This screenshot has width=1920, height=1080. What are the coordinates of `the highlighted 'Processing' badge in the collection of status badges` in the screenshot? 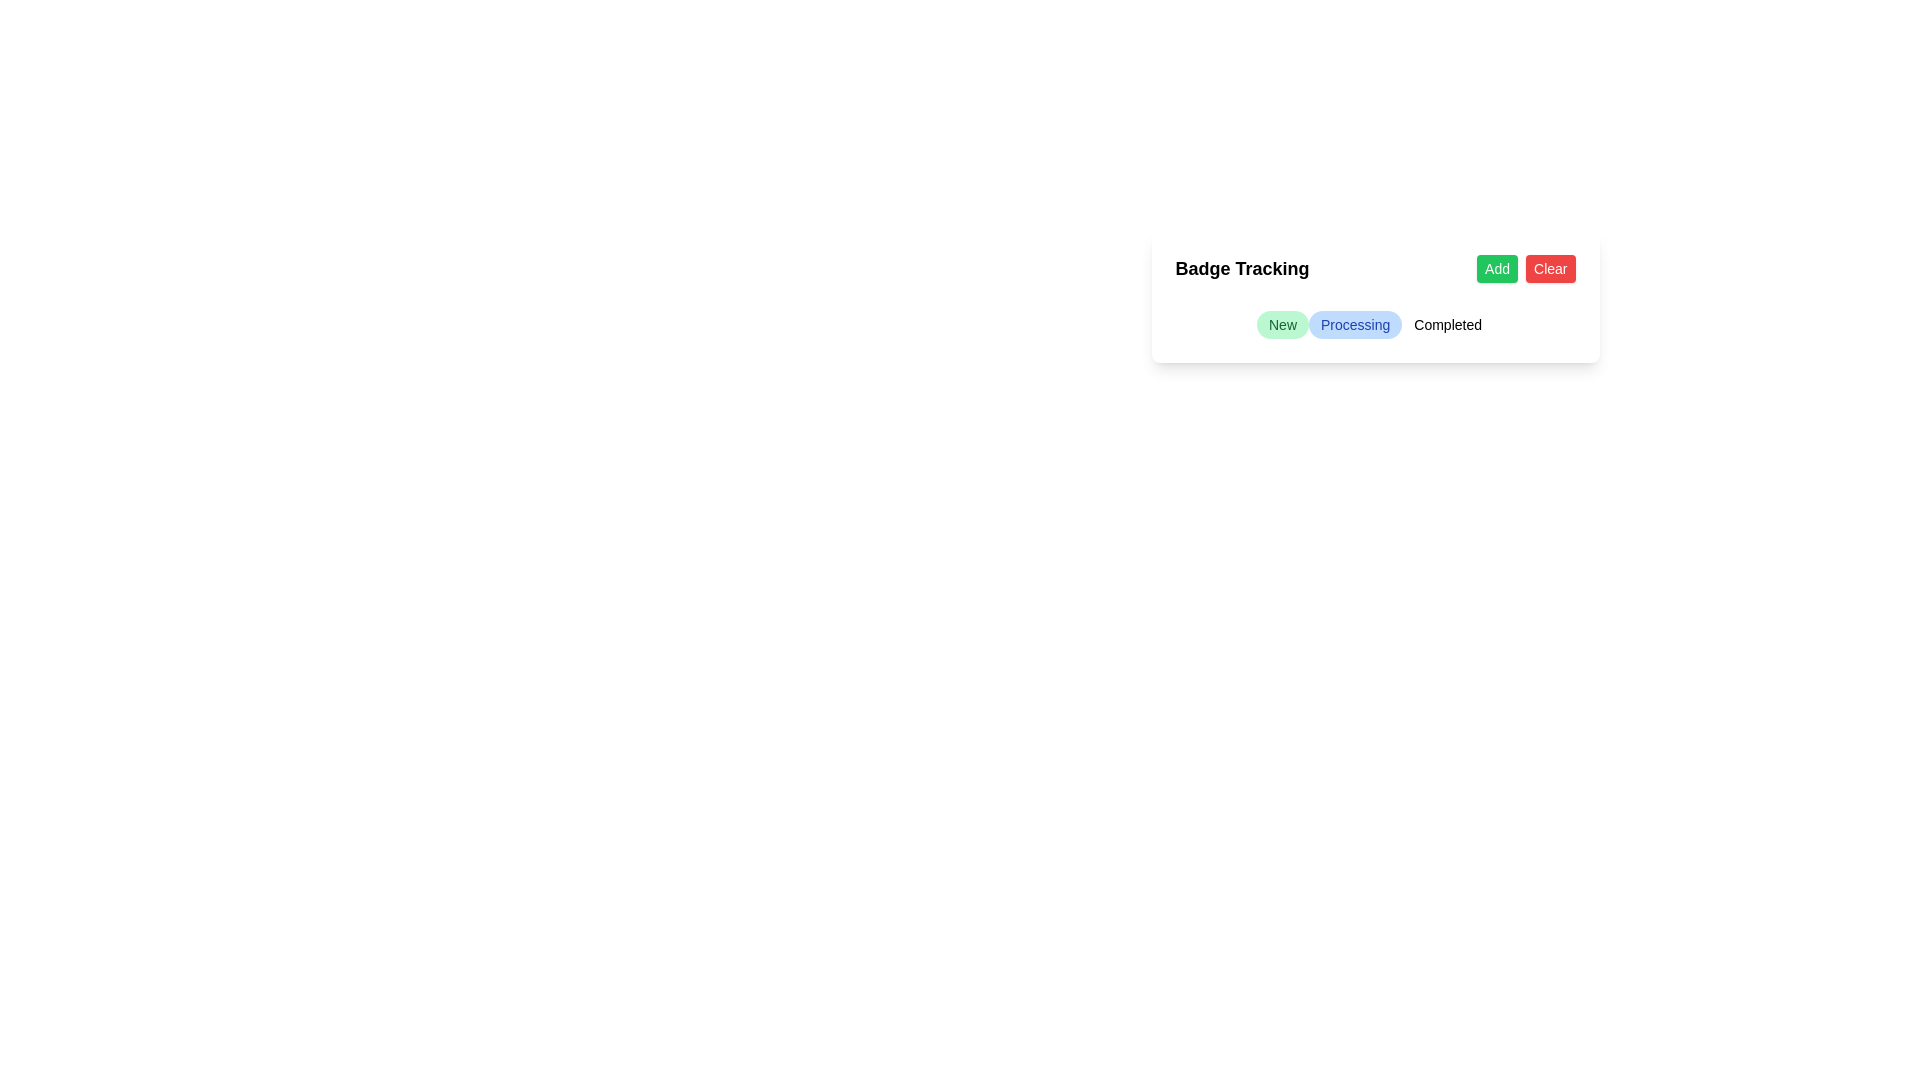 It's located at (1374, 318).